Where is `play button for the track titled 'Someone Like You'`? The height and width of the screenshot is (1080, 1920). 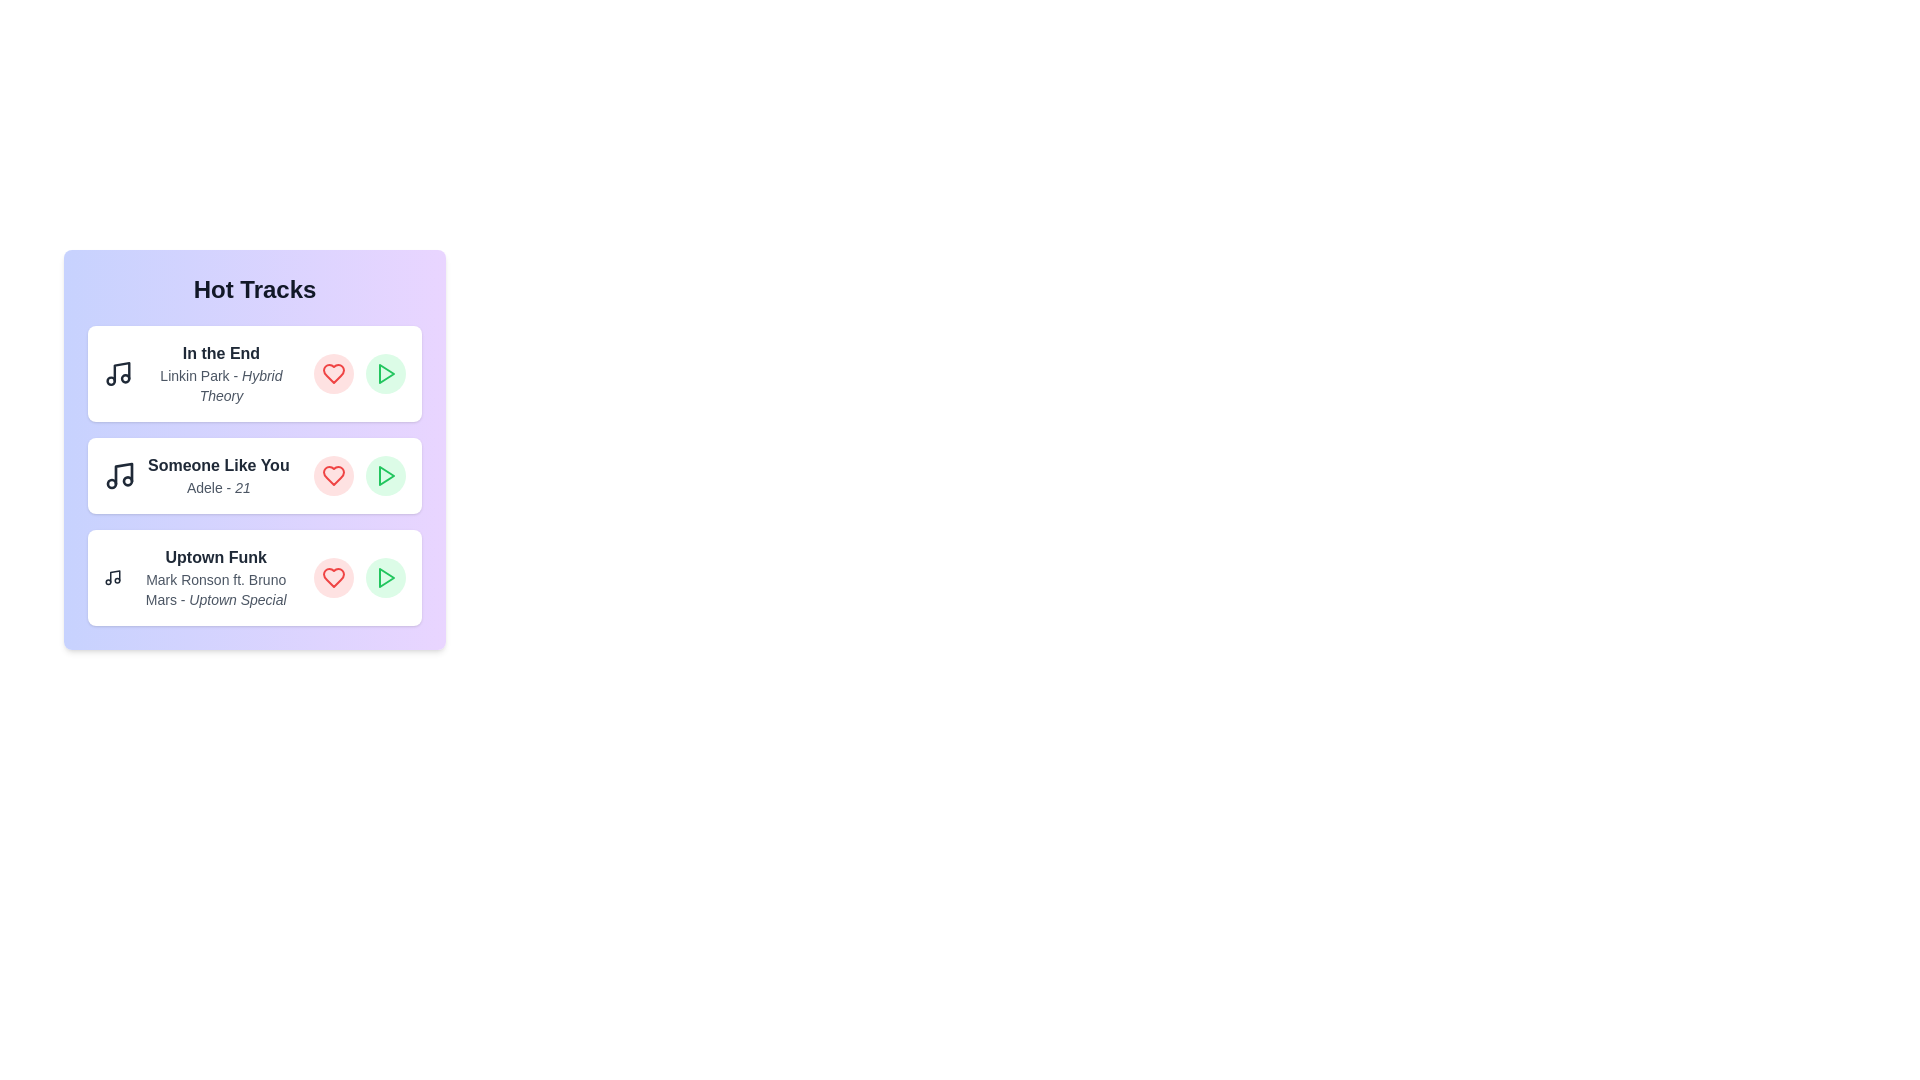
play button for the track titled 'Someone Like You' is located at coordinates (385, 475).